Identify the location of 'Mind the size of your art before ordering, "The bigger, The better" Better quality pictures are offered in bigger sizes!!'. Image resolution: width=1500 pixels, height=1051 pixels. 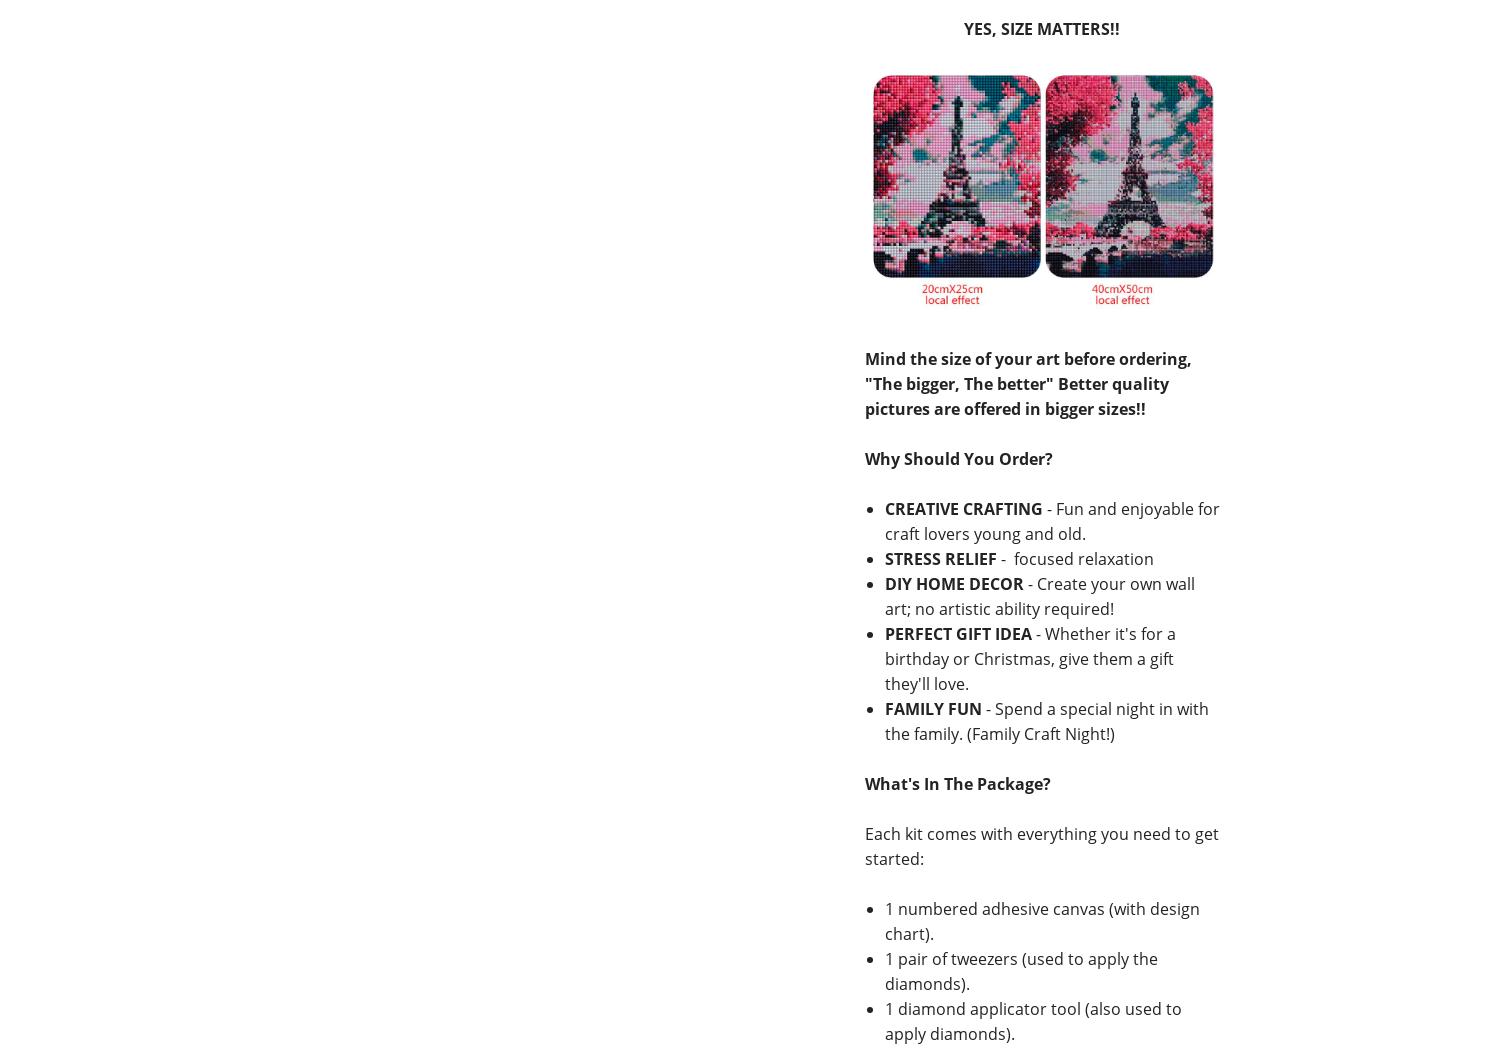
(862, 383).